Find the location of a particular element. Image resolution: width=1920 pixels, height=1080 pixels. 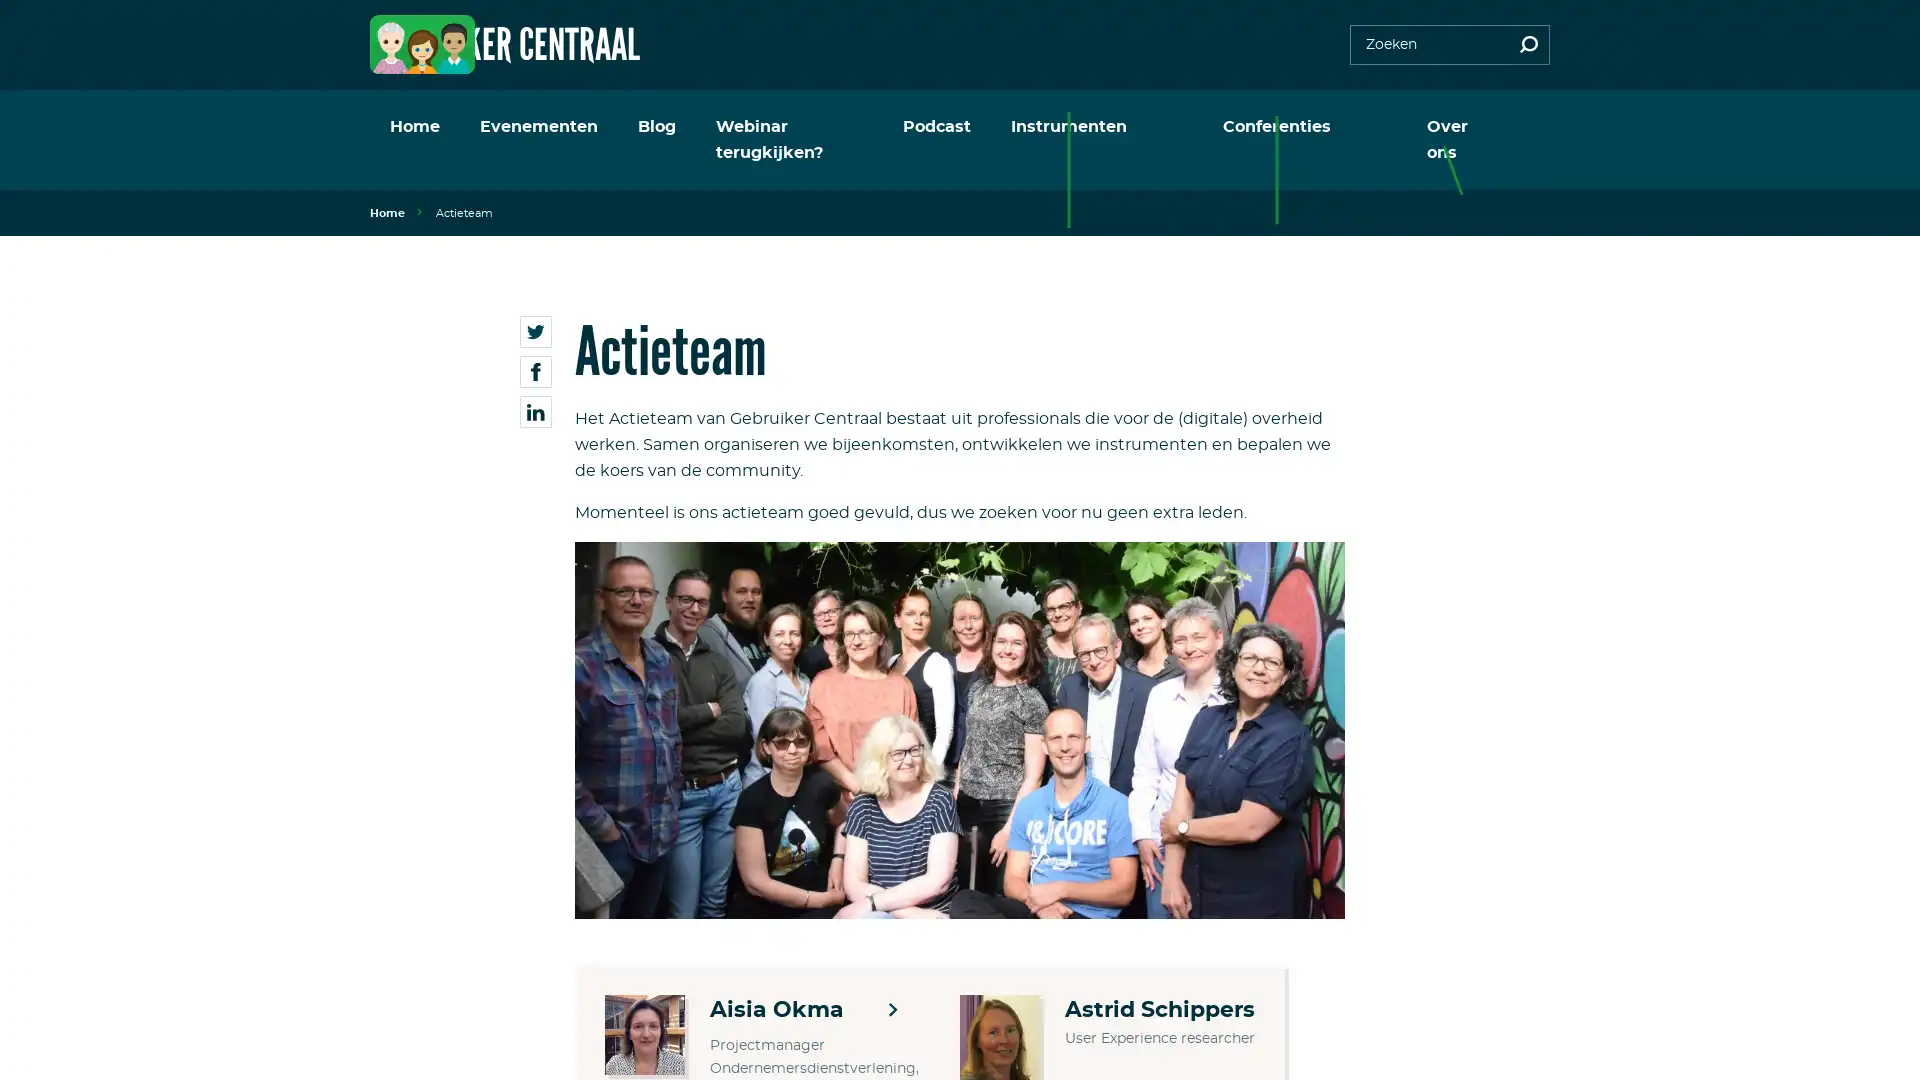

Zoek is located at coordinates (1528, 45).